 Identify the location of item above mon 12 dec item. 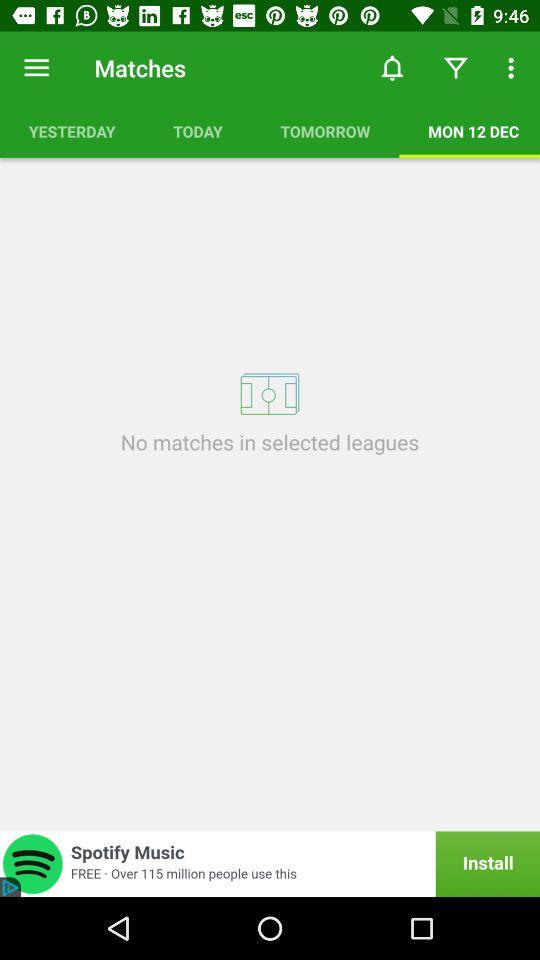
(455, 68).